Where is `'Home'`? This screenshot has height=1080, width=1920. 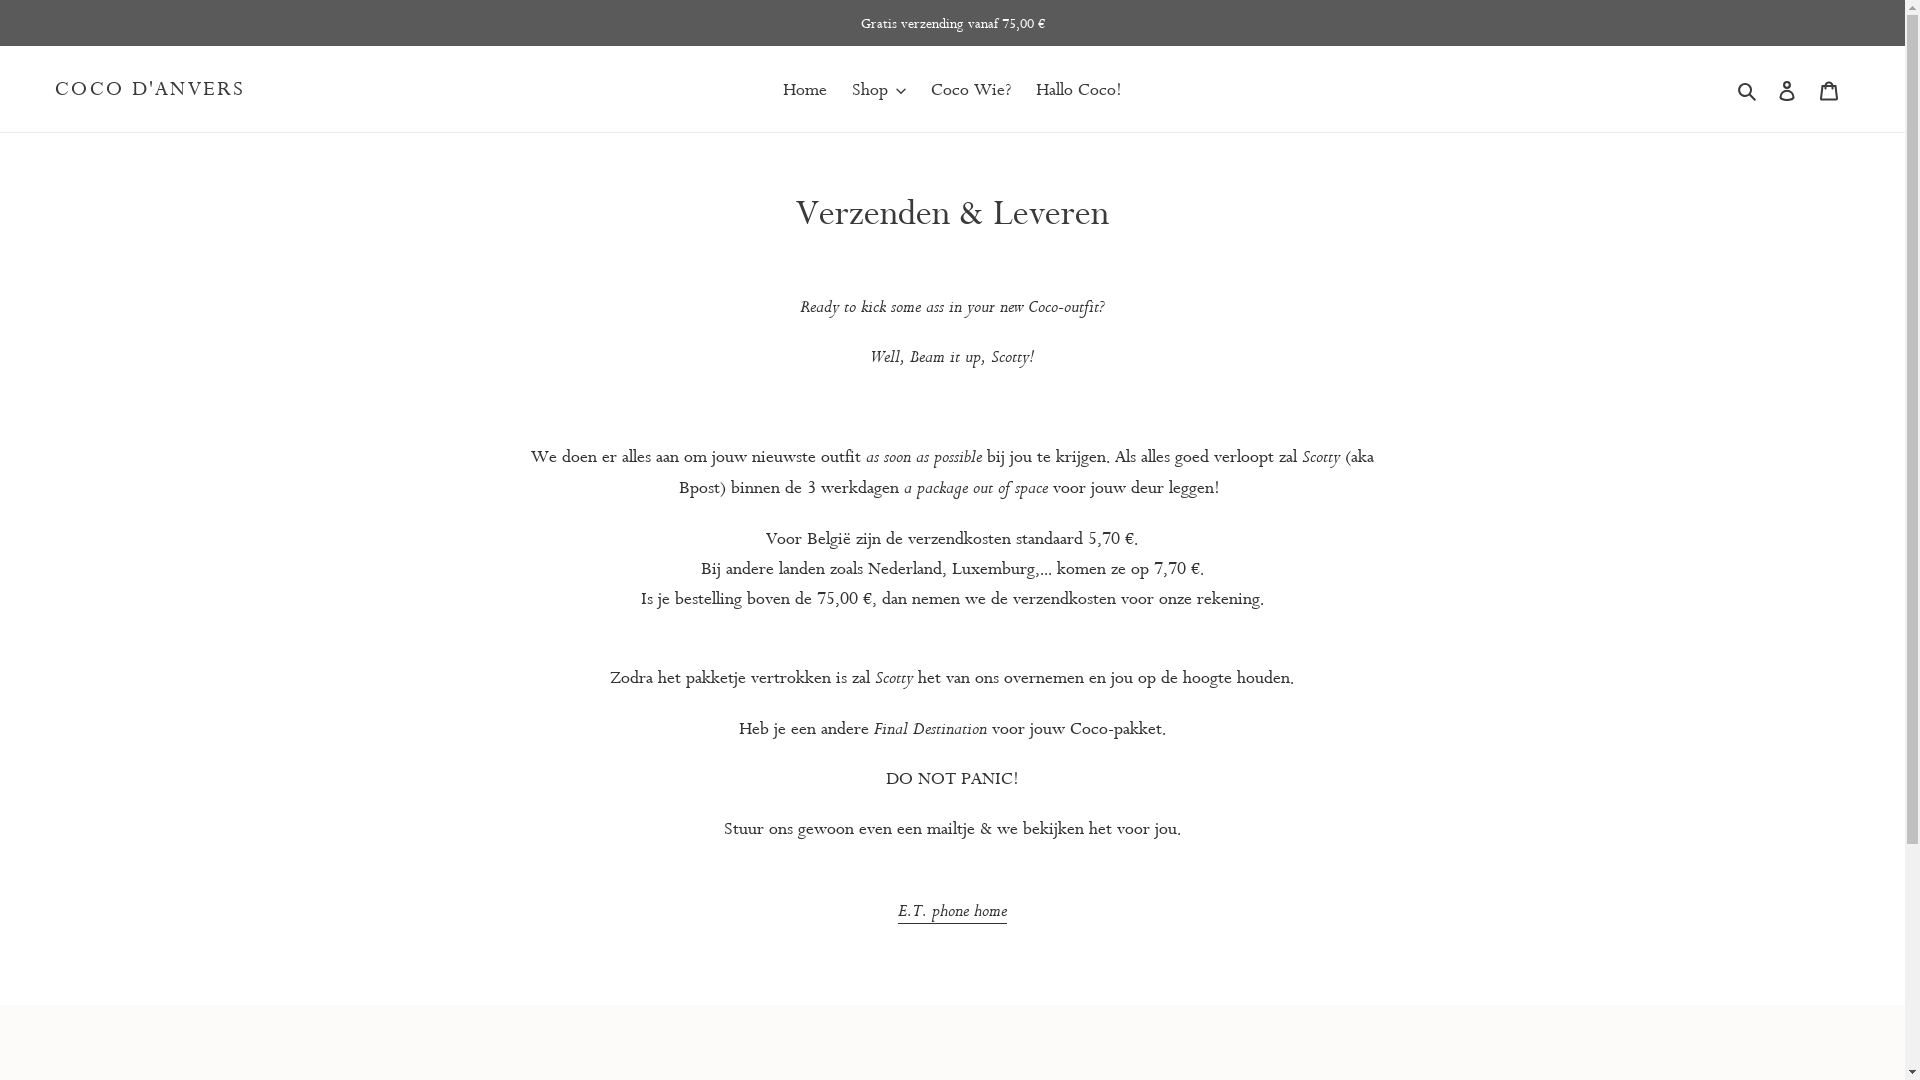 'Home' is located at coordinates (805, 87).